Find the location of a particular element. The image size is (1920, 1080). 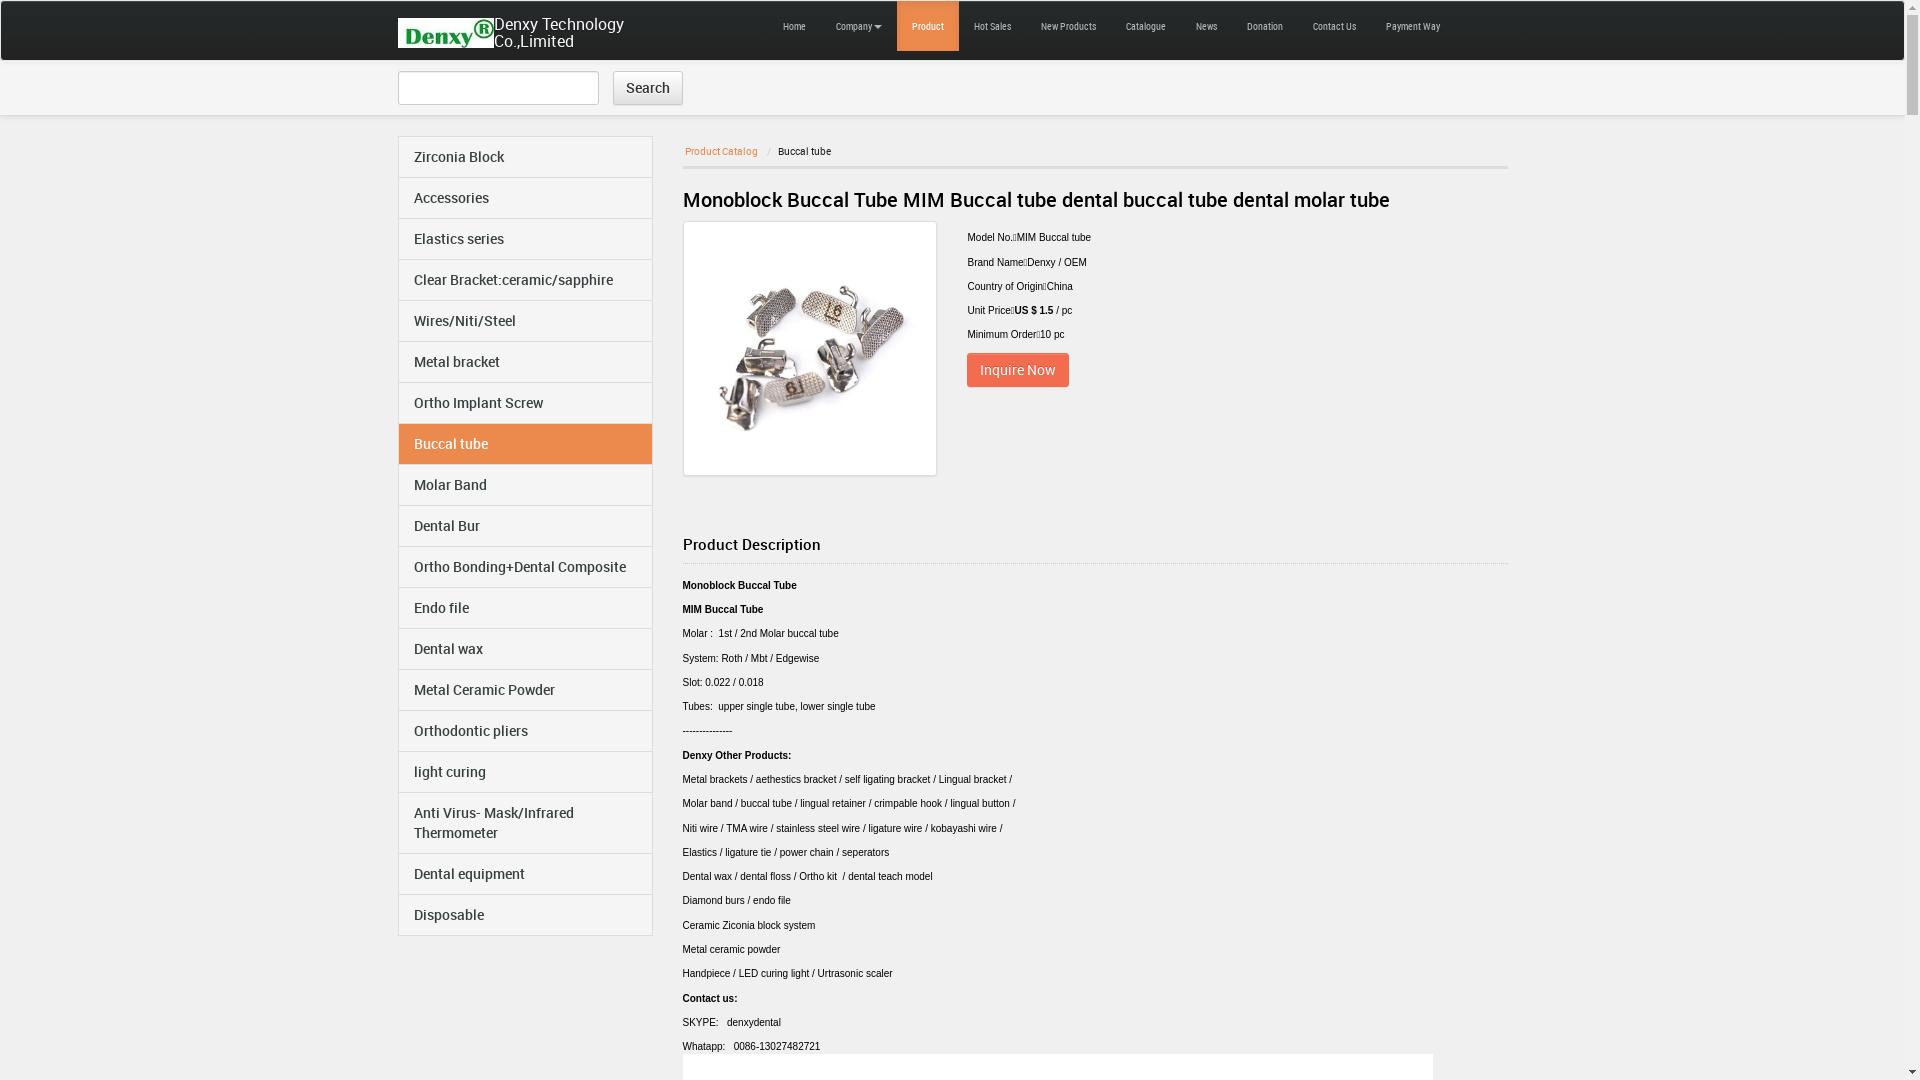

'Ortho Implant Screw' is located at coordinates (524, 402).